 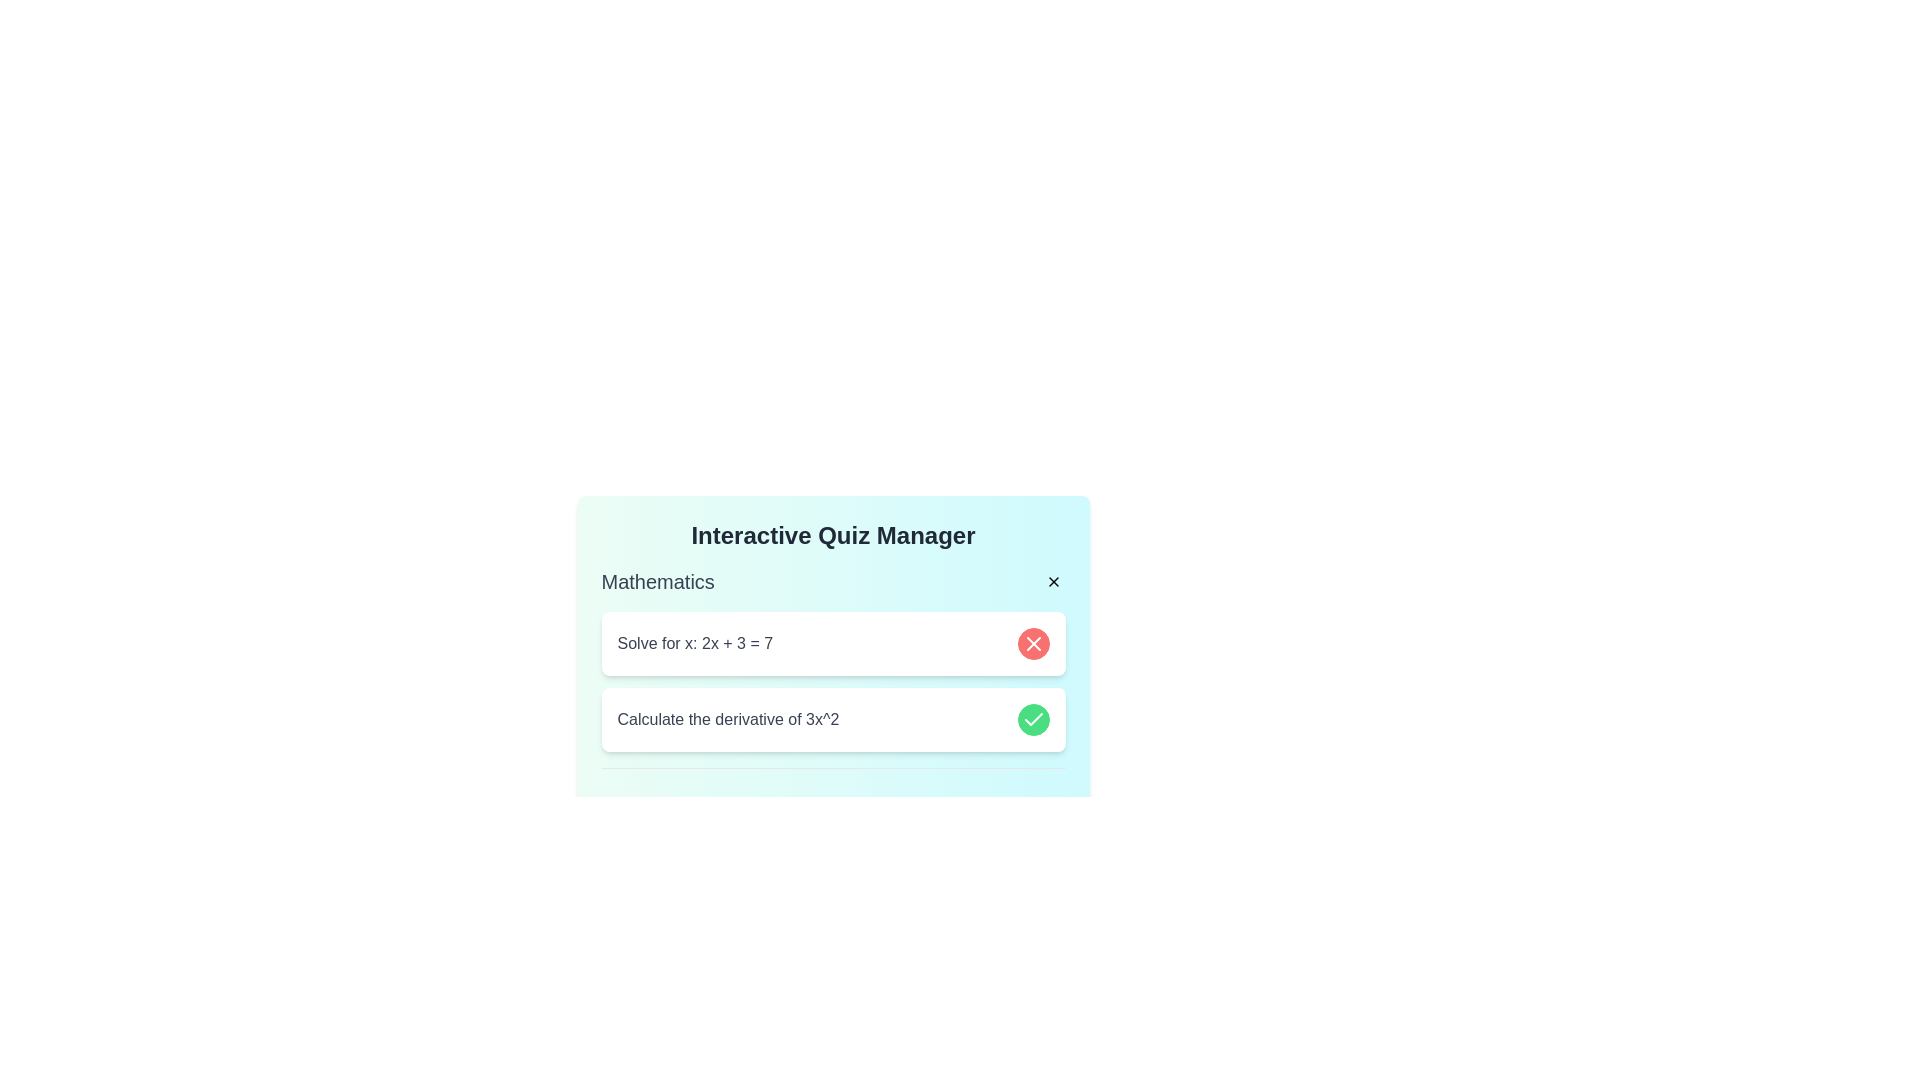 What do you see at coordinates (1033, 718) in the screenshot?
I see `the checkmark icon within the green circular button on the right side of the second quiz question labeled 'Calculate the derivative of 3x^2'` at bounding box center [1033, 718].